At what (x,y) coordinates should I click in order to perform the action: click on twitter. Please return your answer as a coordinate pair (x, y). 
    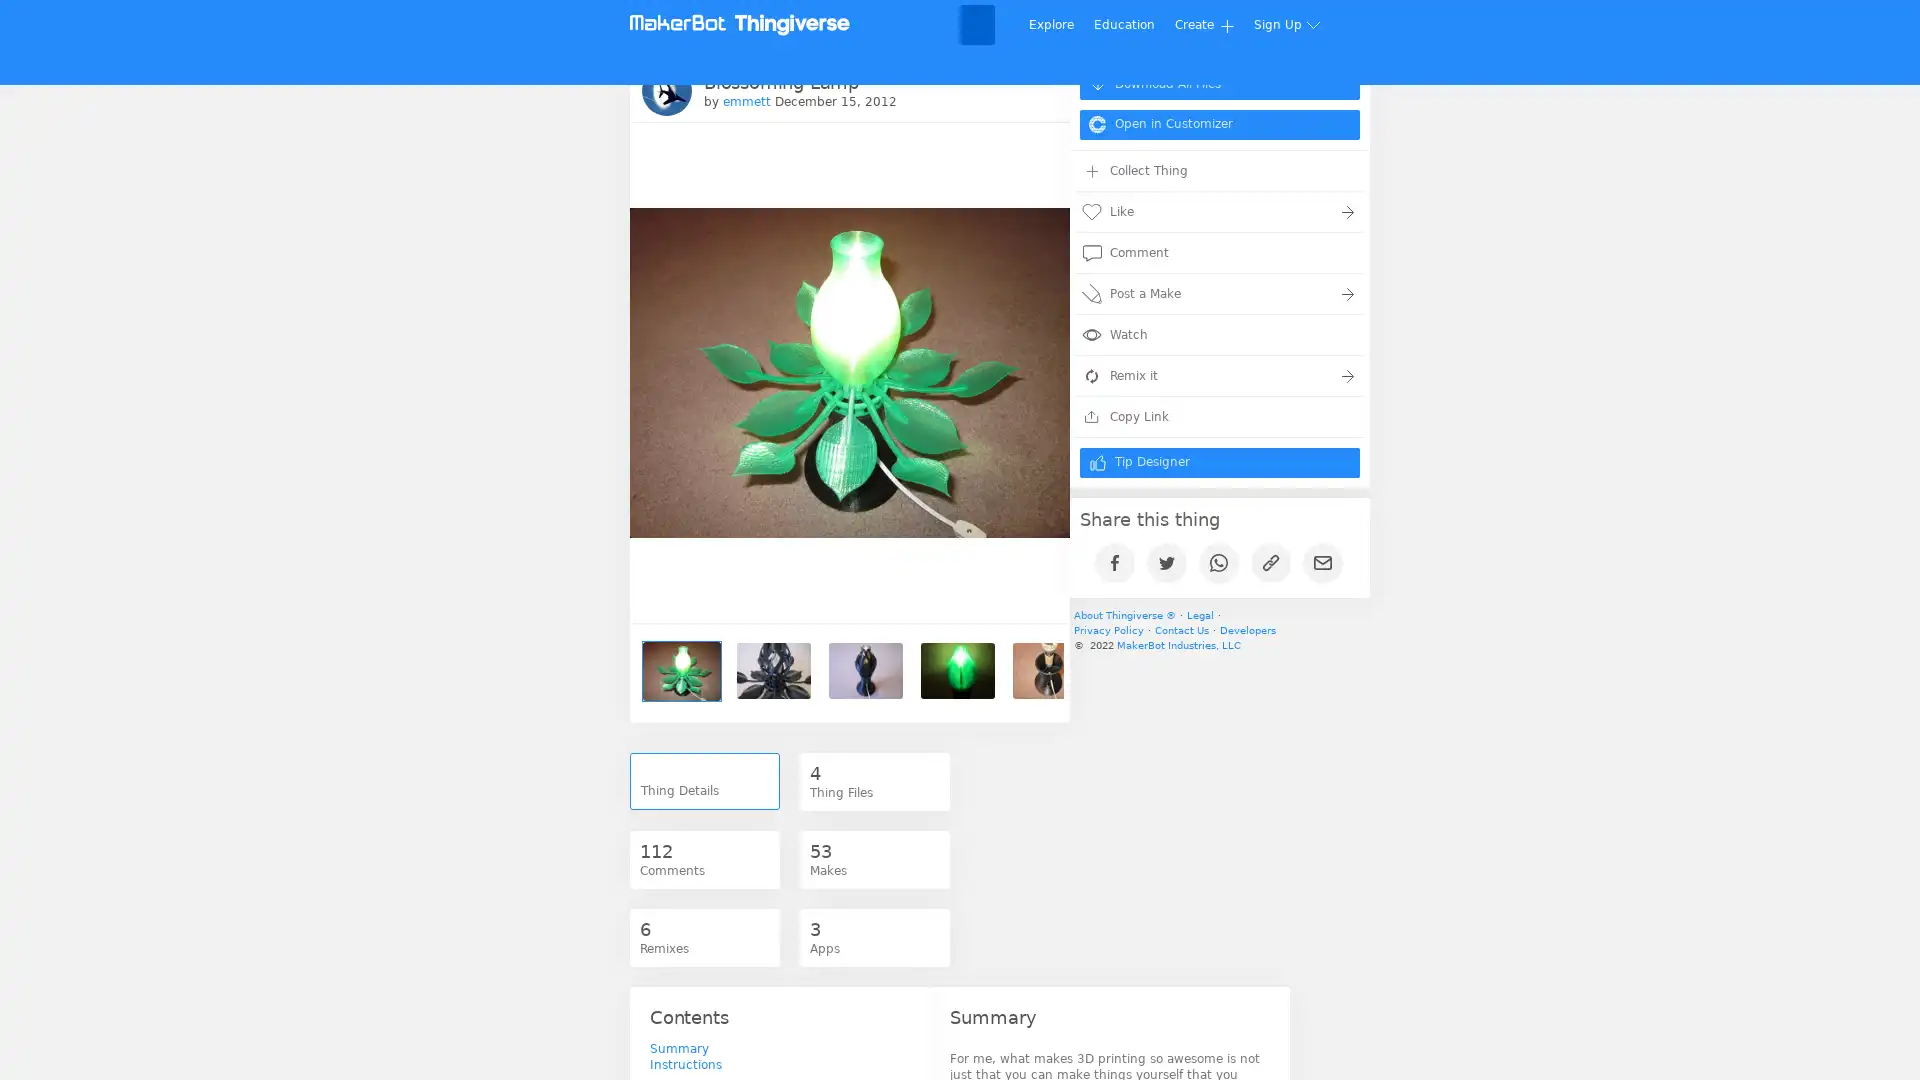
    Looking at the image, I should click on (1172, 560).